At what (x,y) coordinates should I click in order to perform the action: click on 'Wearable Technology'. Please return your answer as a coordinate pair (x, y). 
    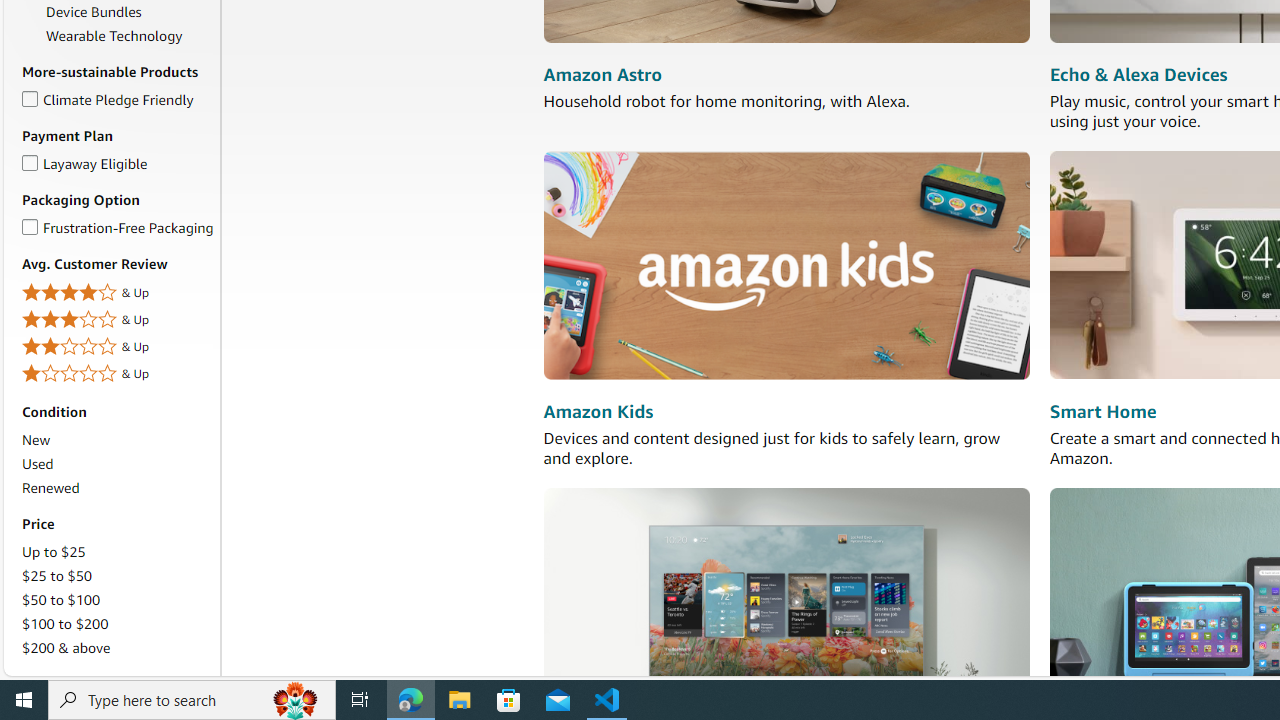
    Looking at the image, I should click on (113, 36).